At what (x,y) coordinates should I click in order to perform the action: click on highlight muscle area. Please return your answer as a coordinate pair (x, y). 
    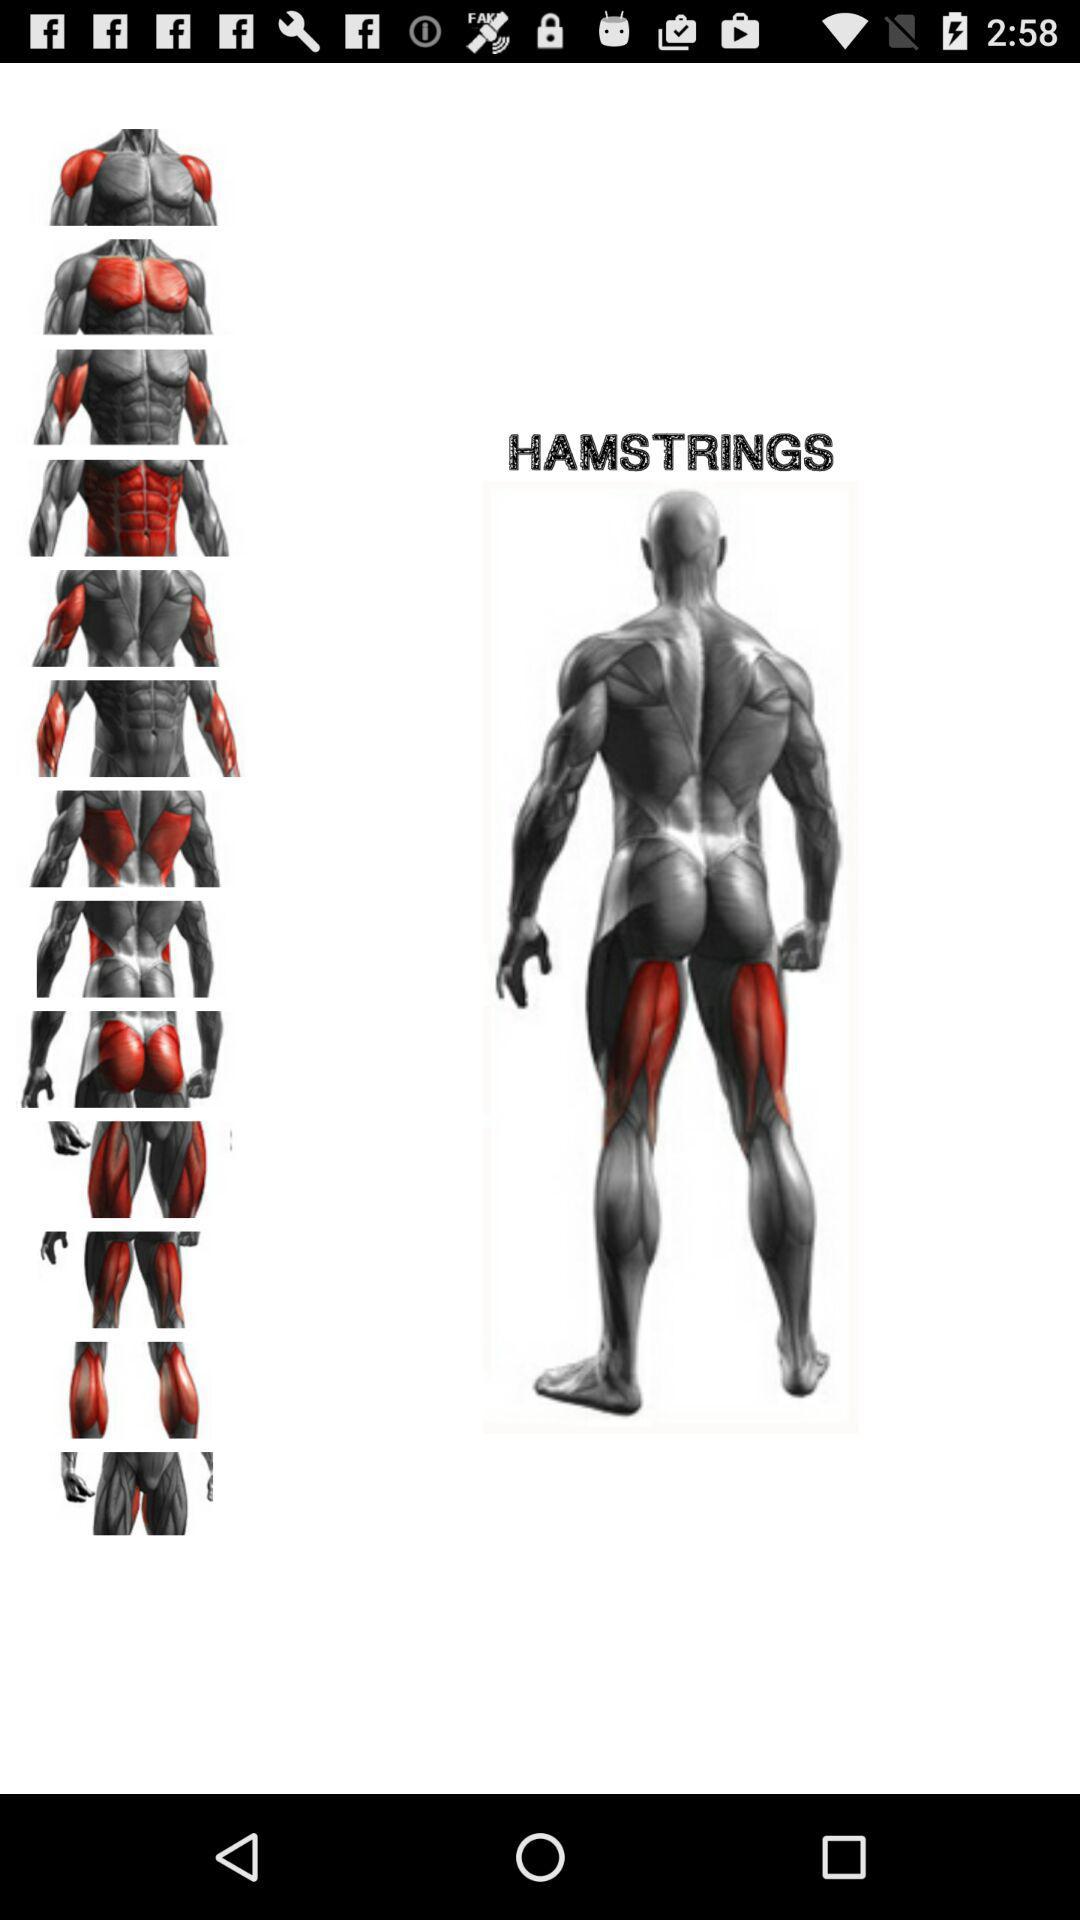
    Looking at the image, I should click on (131, 1382).